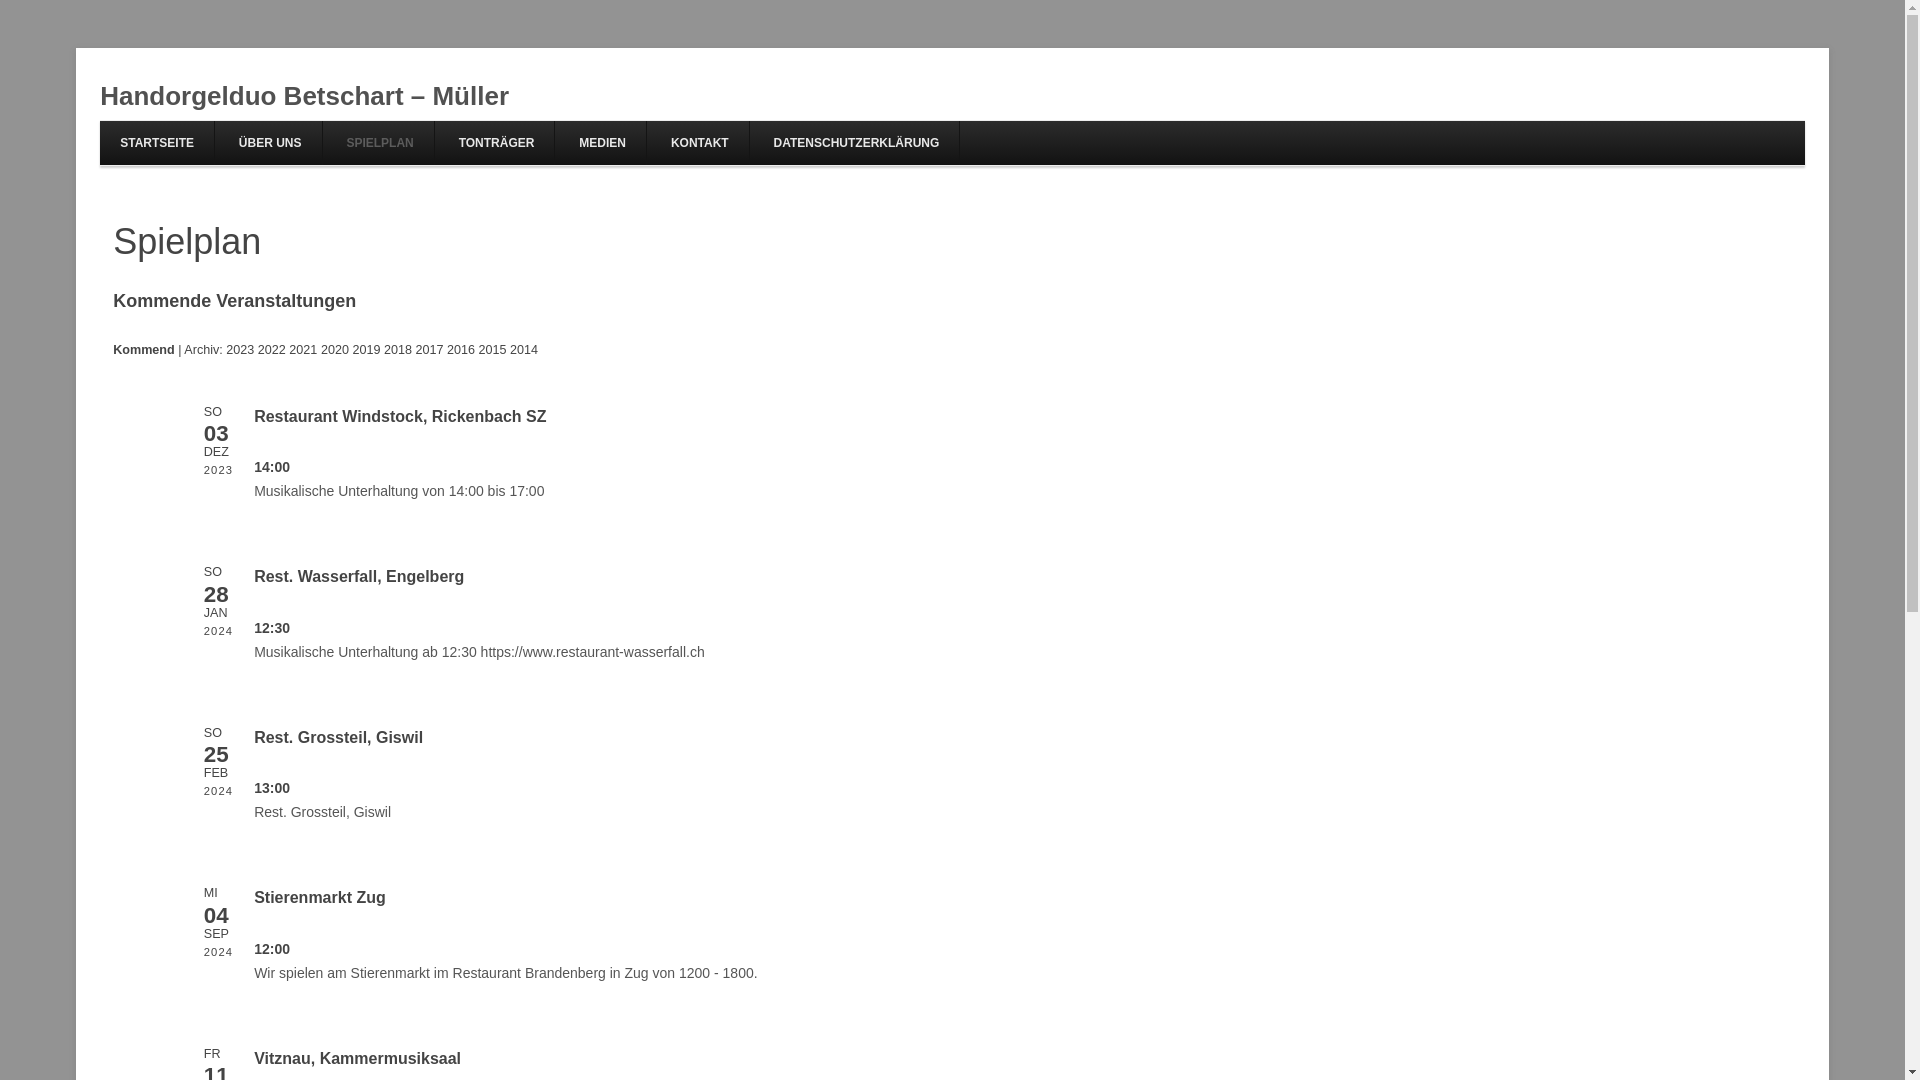 This screenshot has height=1080, width=1920. I want to click on 'SPIELPLAN', so click(326, 141).